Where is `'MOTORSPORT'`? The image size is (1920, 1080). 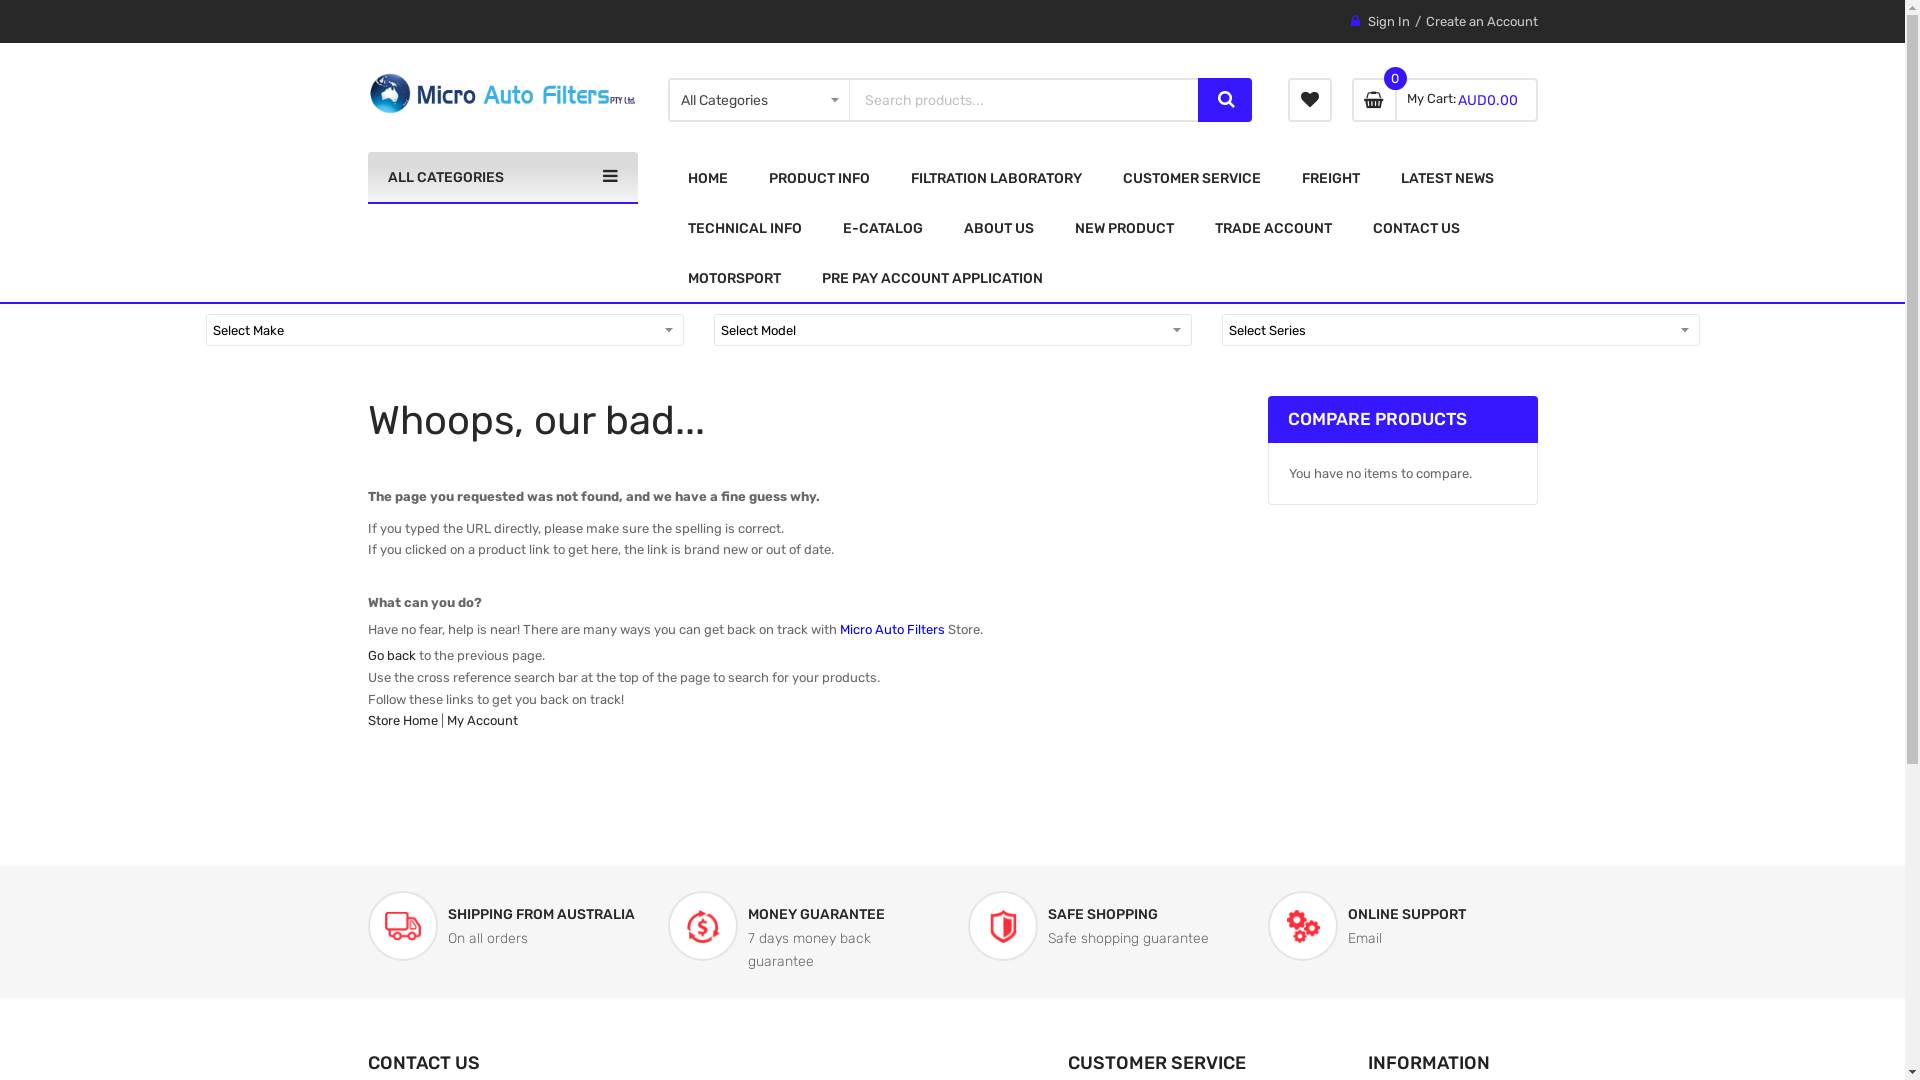
'MOTORSPORT' is located at coordinates (733, 277).